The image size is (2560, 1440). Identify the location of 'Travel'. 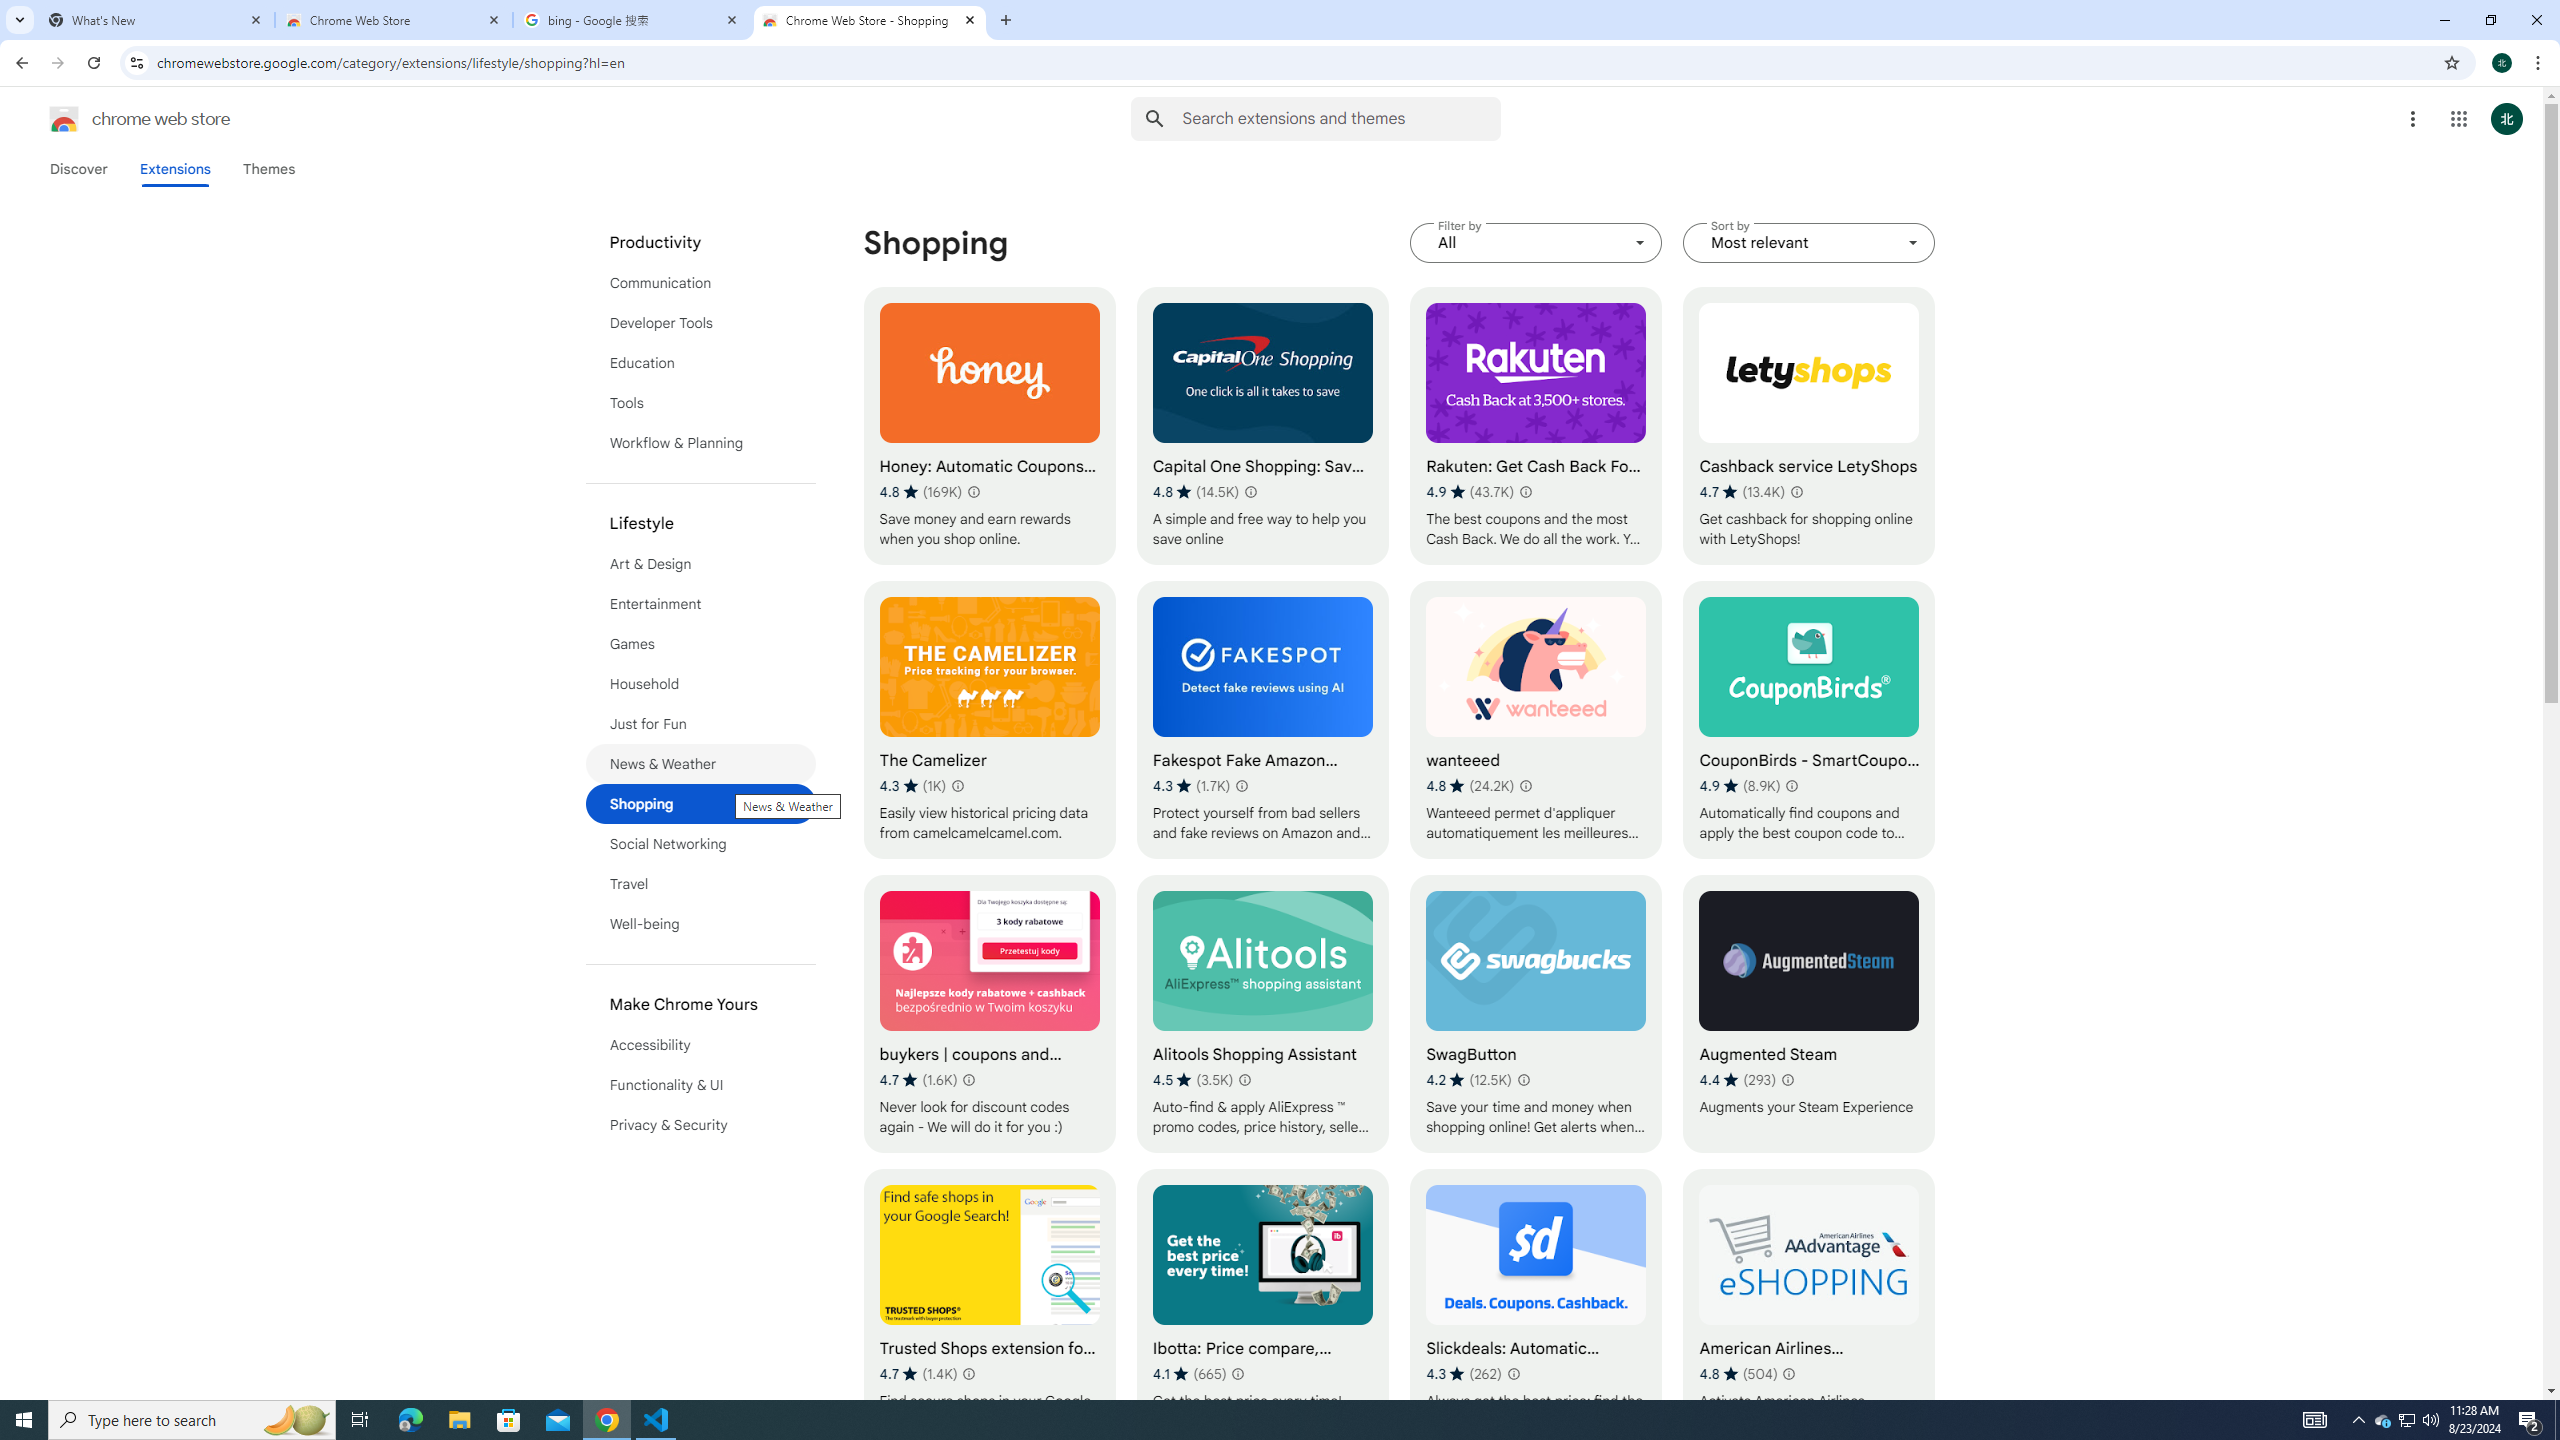
(701, 884).